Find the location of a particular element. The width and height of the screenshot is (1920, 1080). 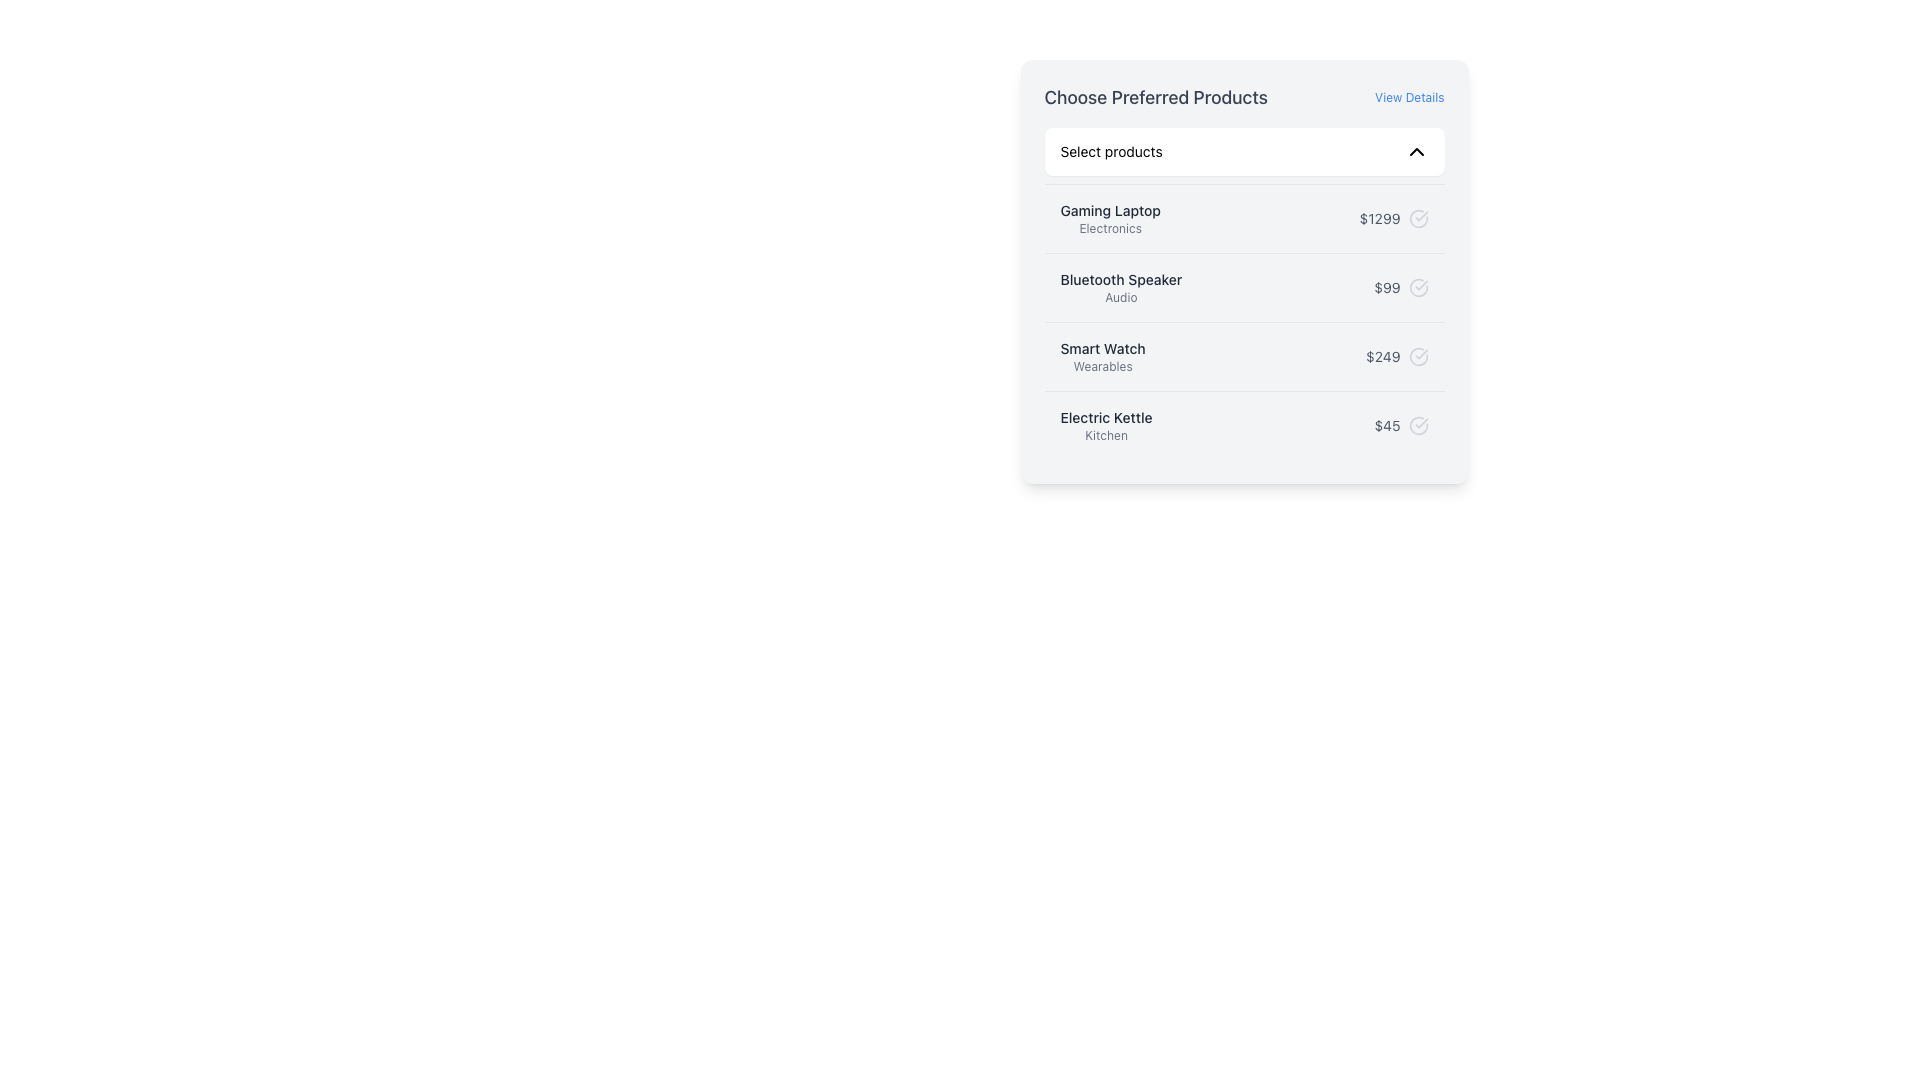

the 'Gaming Laptop' text block located under the 'Choose Preferred Products' section to highlight the corresponding product is located at coordinates (1109, 219).